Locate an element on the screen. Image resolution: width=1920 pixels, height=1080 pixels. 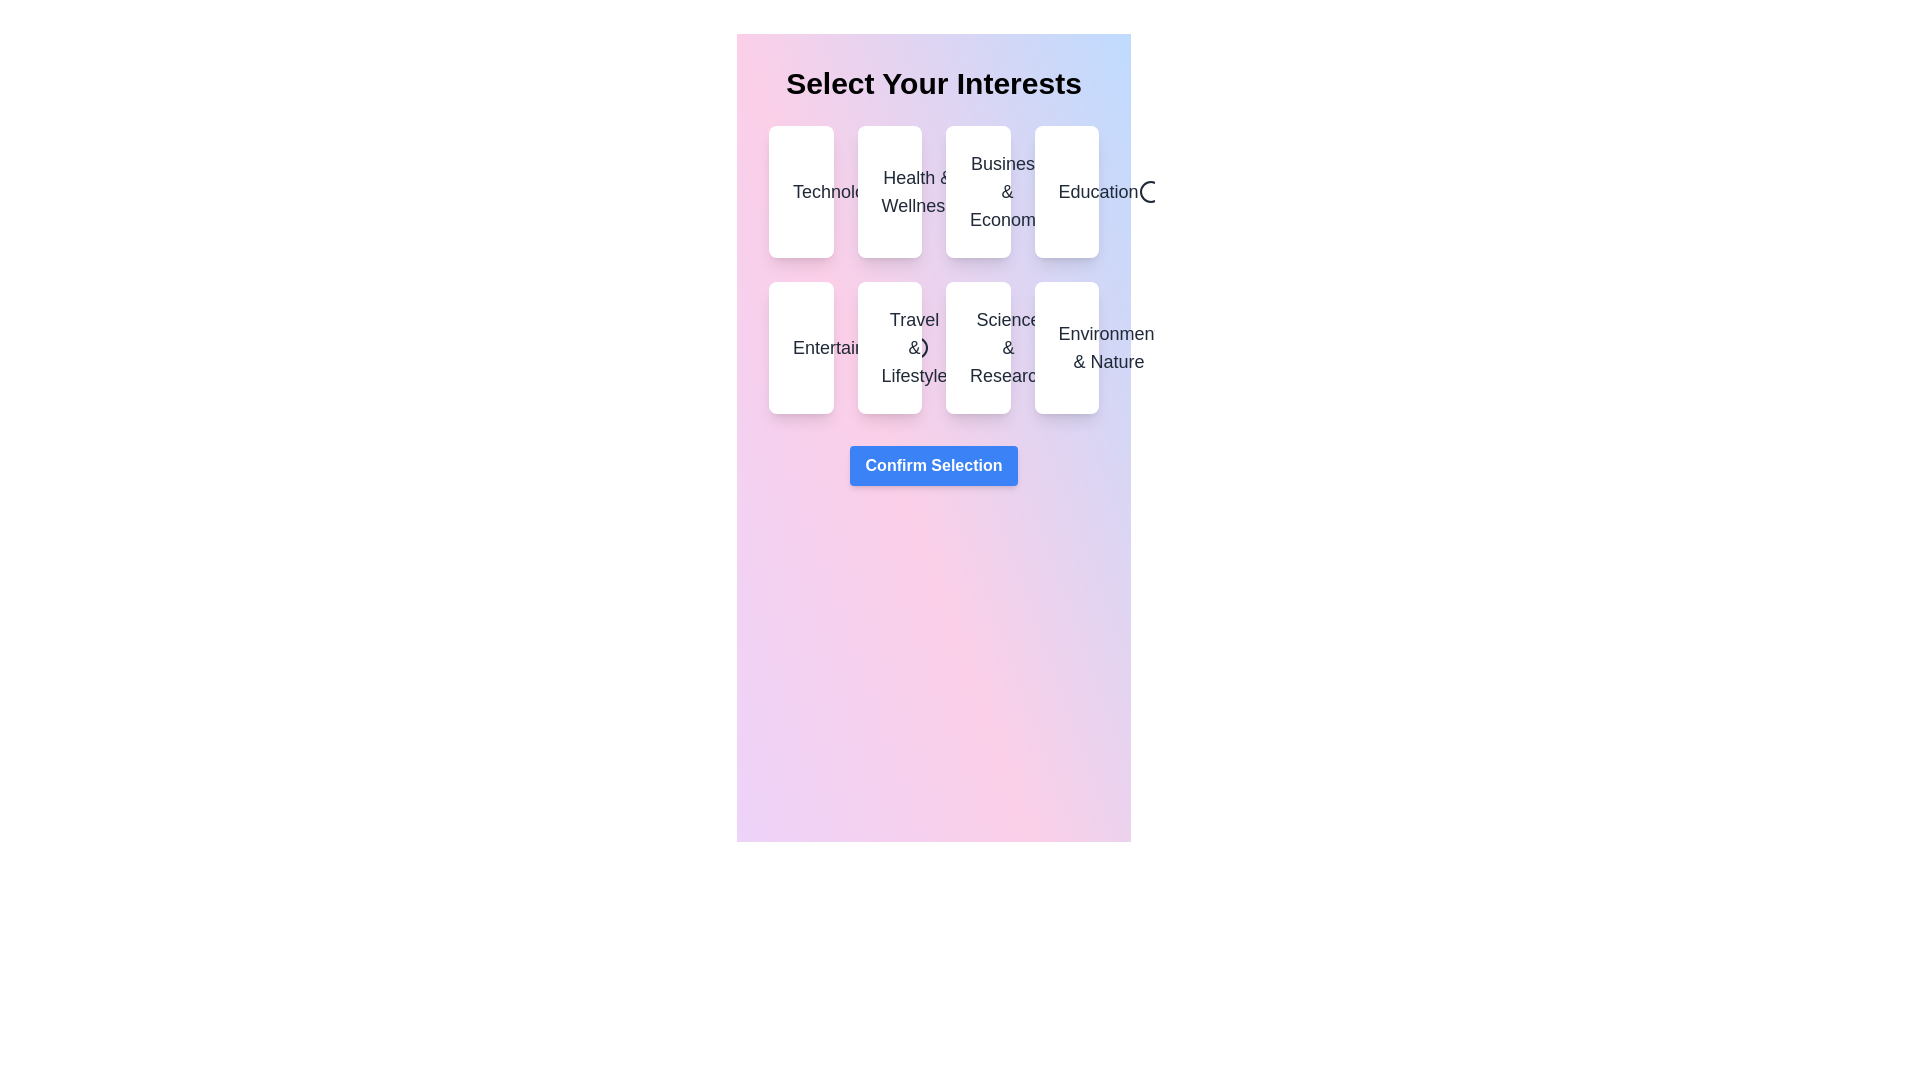
the category Business & Economy by clicking on it is located at coordinates (978, 192).